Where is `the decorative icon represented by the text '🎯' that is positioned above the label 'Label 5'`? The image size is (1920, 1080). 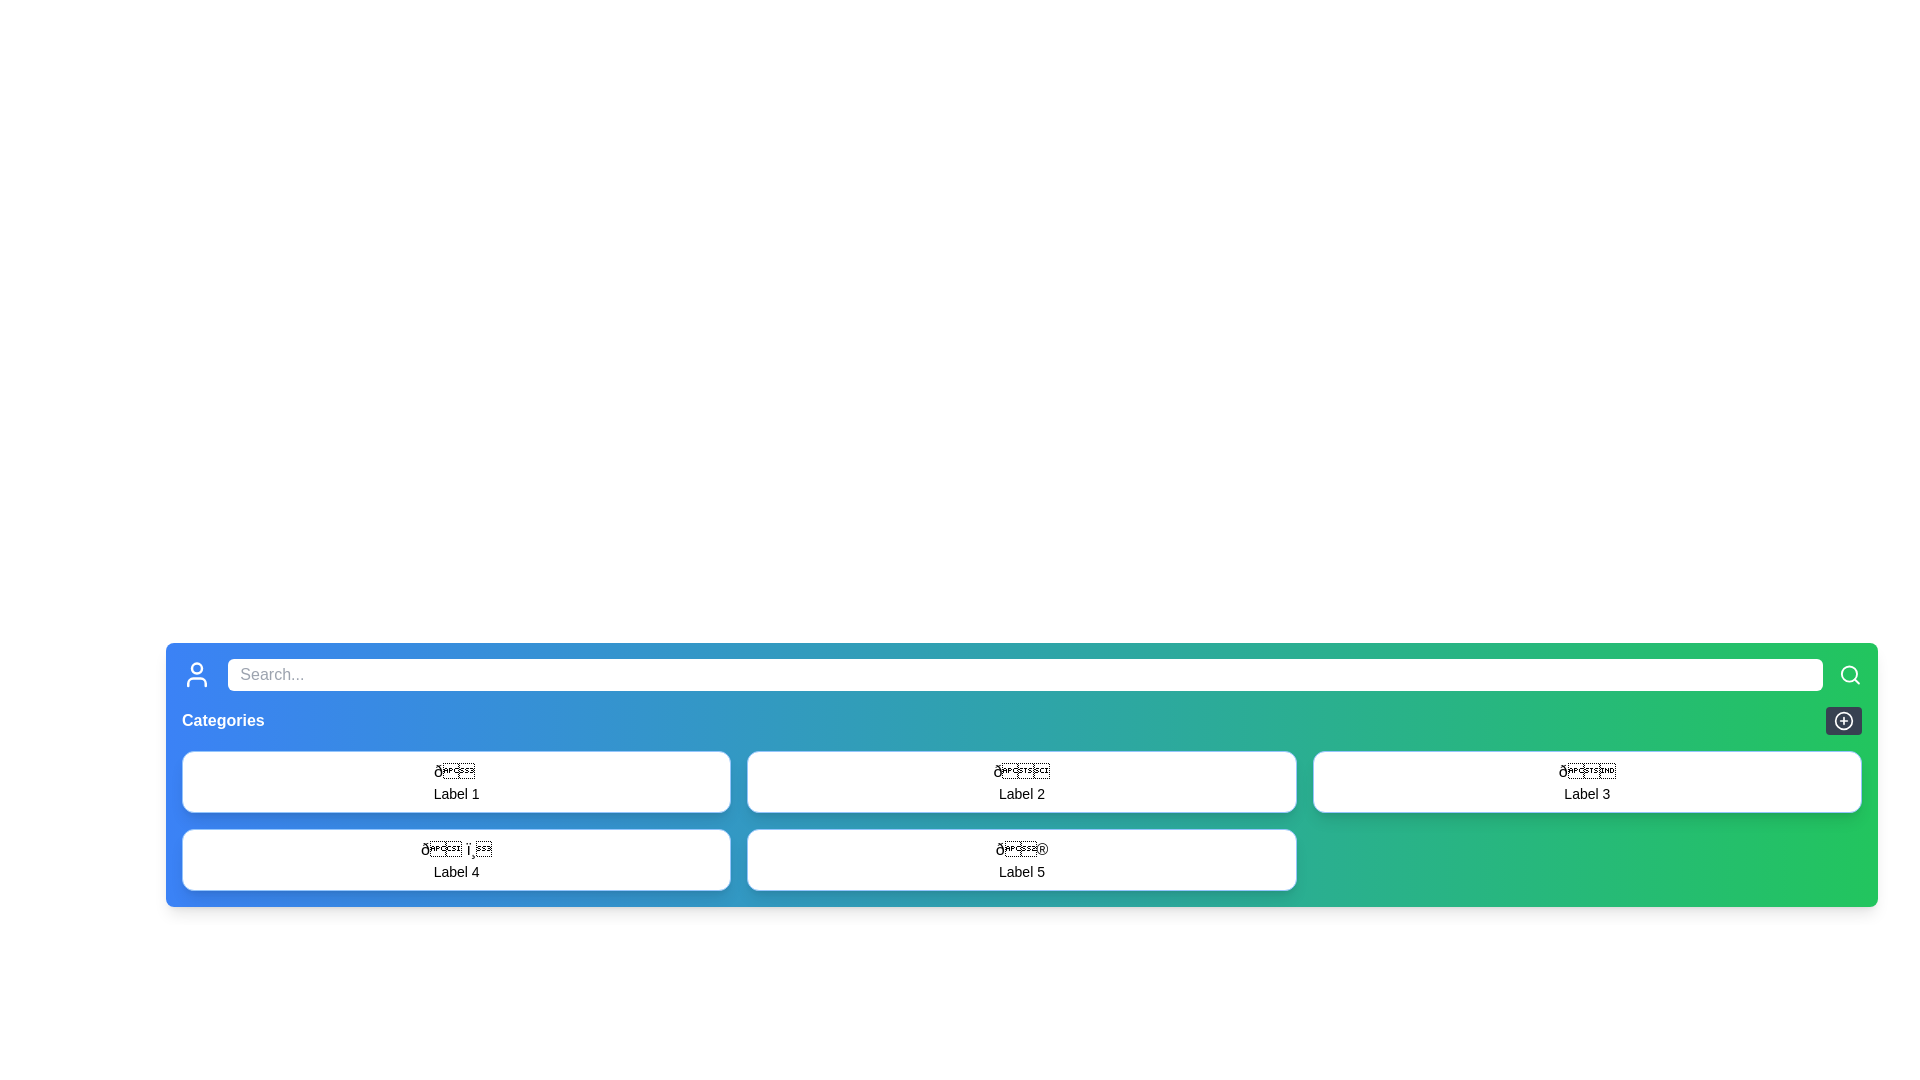 the decorative icon represented by the text '🎯' that is positioned above the label 'Label 5' is located at coordinates (1022, 849).